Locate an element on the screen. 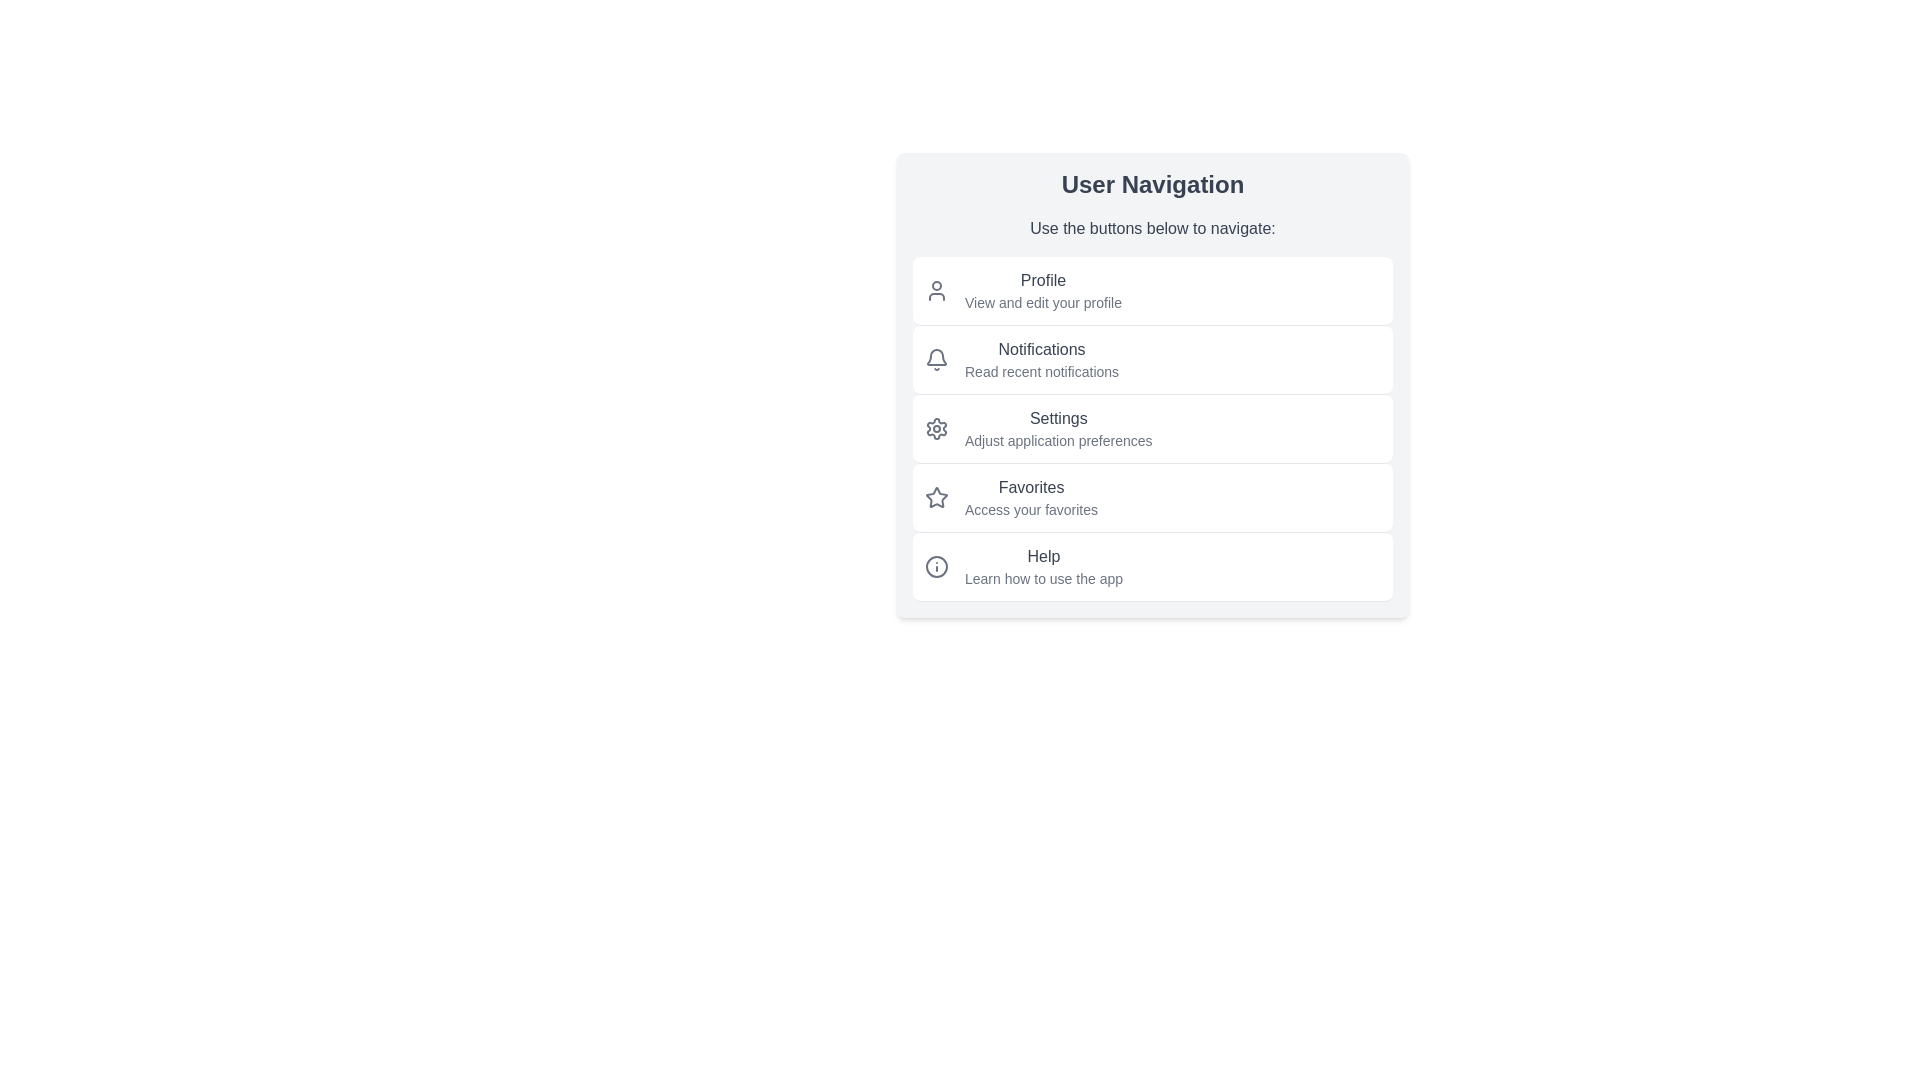 The height and width of the screenshot is (1080, 1920). the menu item corresponding to Help to navigate to the desired section is located at coordinates (1152, 567).